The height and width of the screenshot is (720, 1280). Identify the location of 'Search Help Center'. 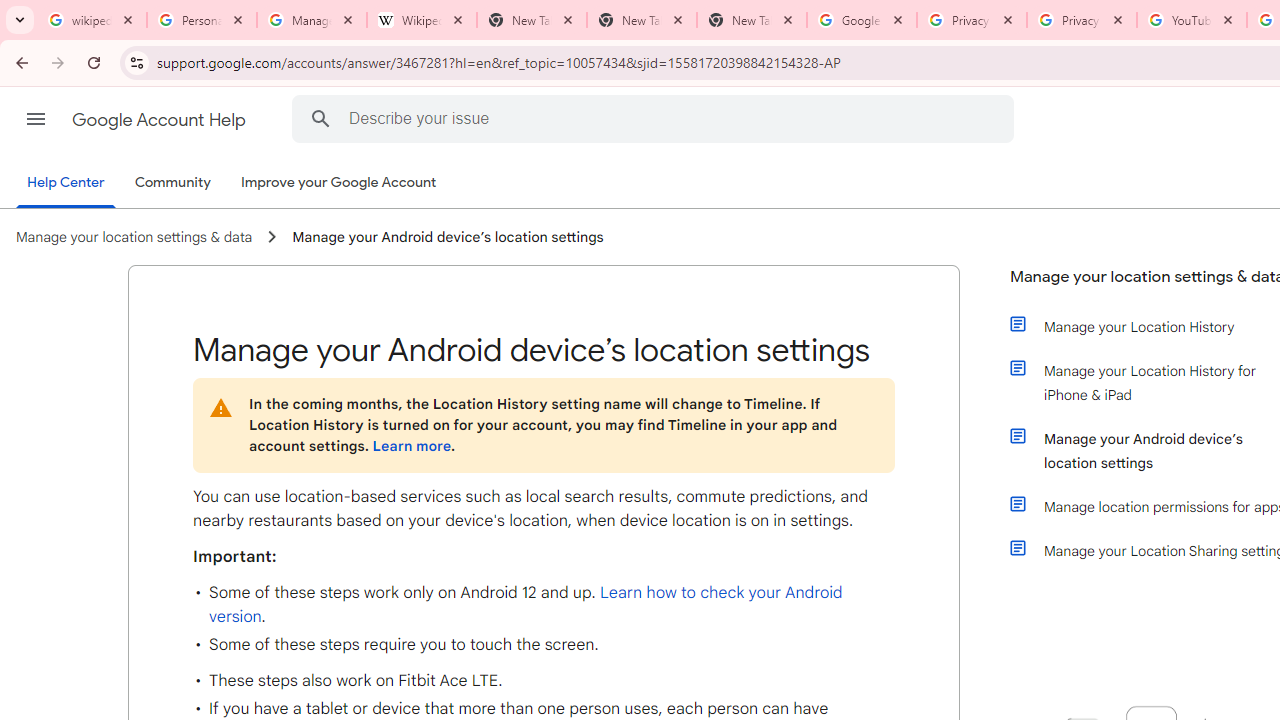
(320, 118).